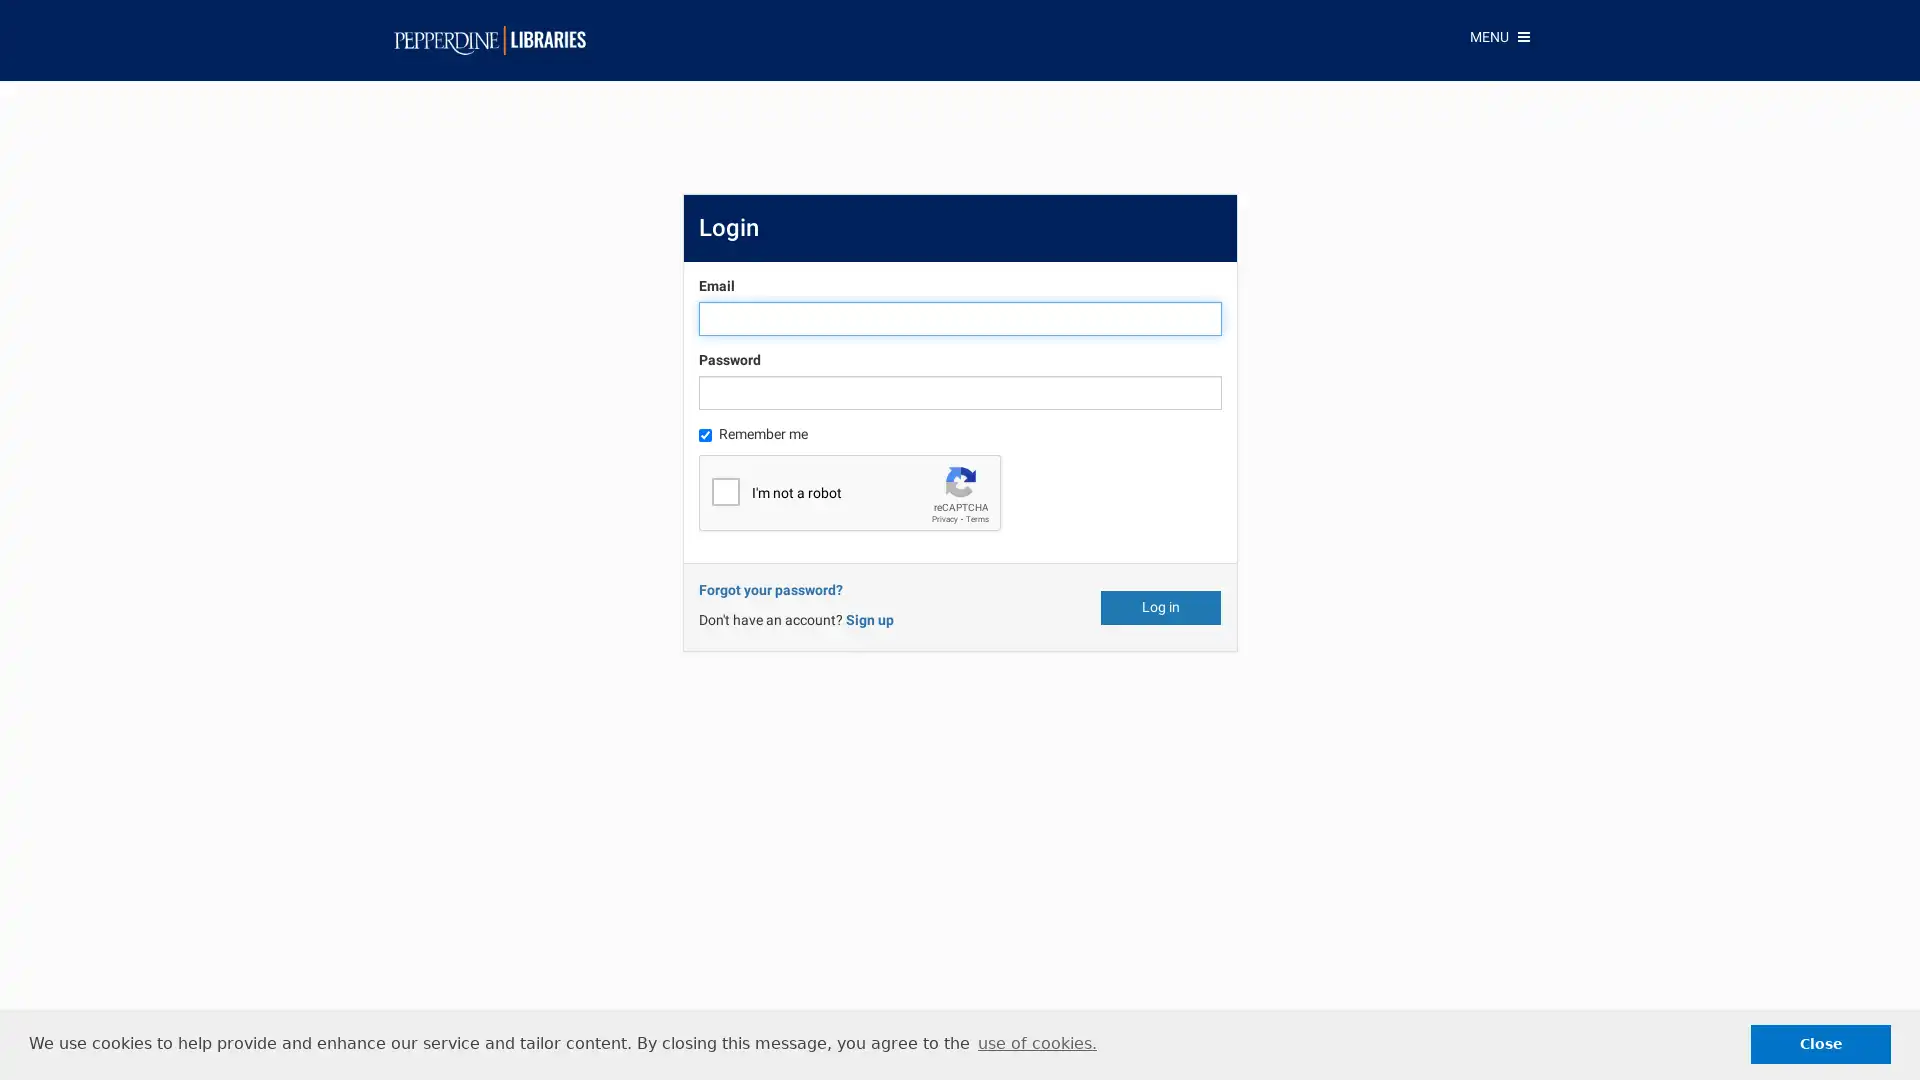  Describe the element at coordinates (1036, 1043) in the screenshot. I see `learn more about cookies` at that location.